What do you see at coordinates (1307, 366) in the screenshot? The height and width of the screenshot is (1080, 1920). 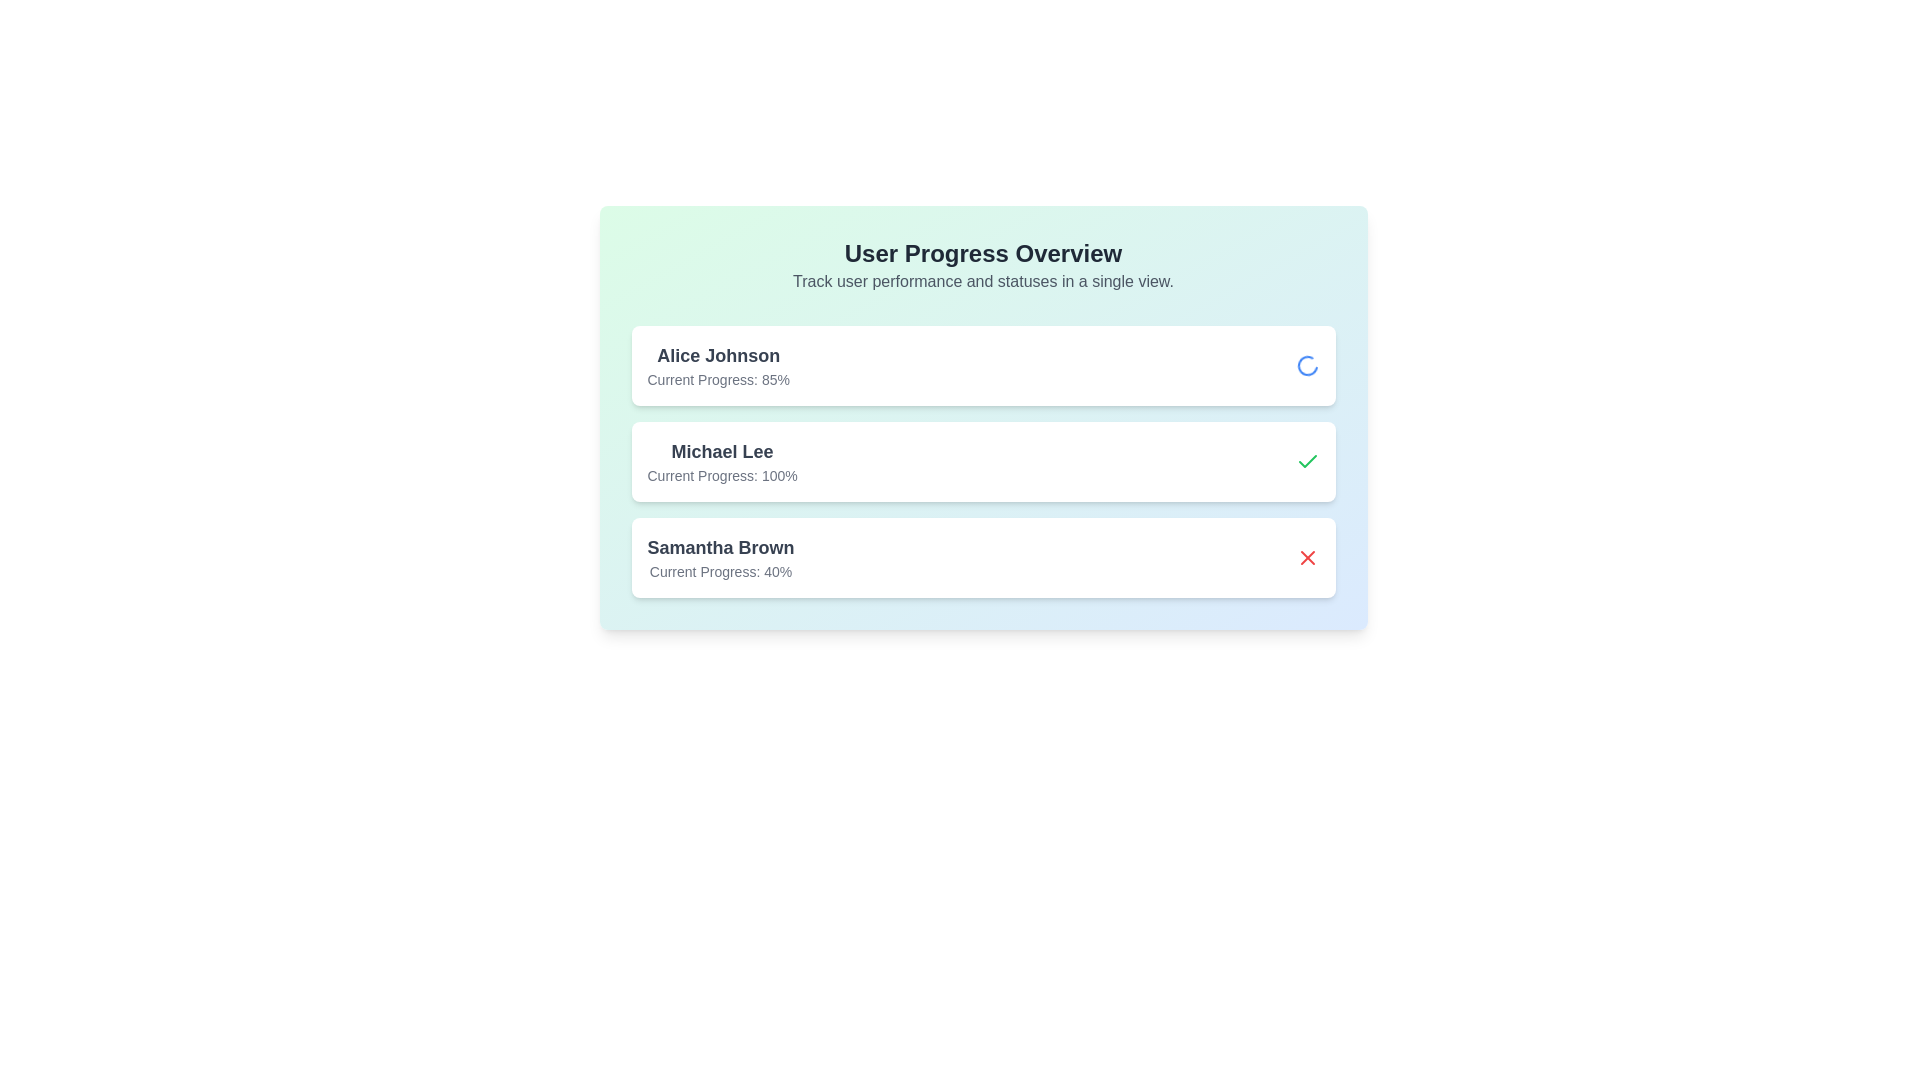 I see `the circular blue loading icon located in the top-right corner of the white card containing the text 'Alice Johnson' and 'Current Progress: 85%'` at bounding box center [1307, 366].